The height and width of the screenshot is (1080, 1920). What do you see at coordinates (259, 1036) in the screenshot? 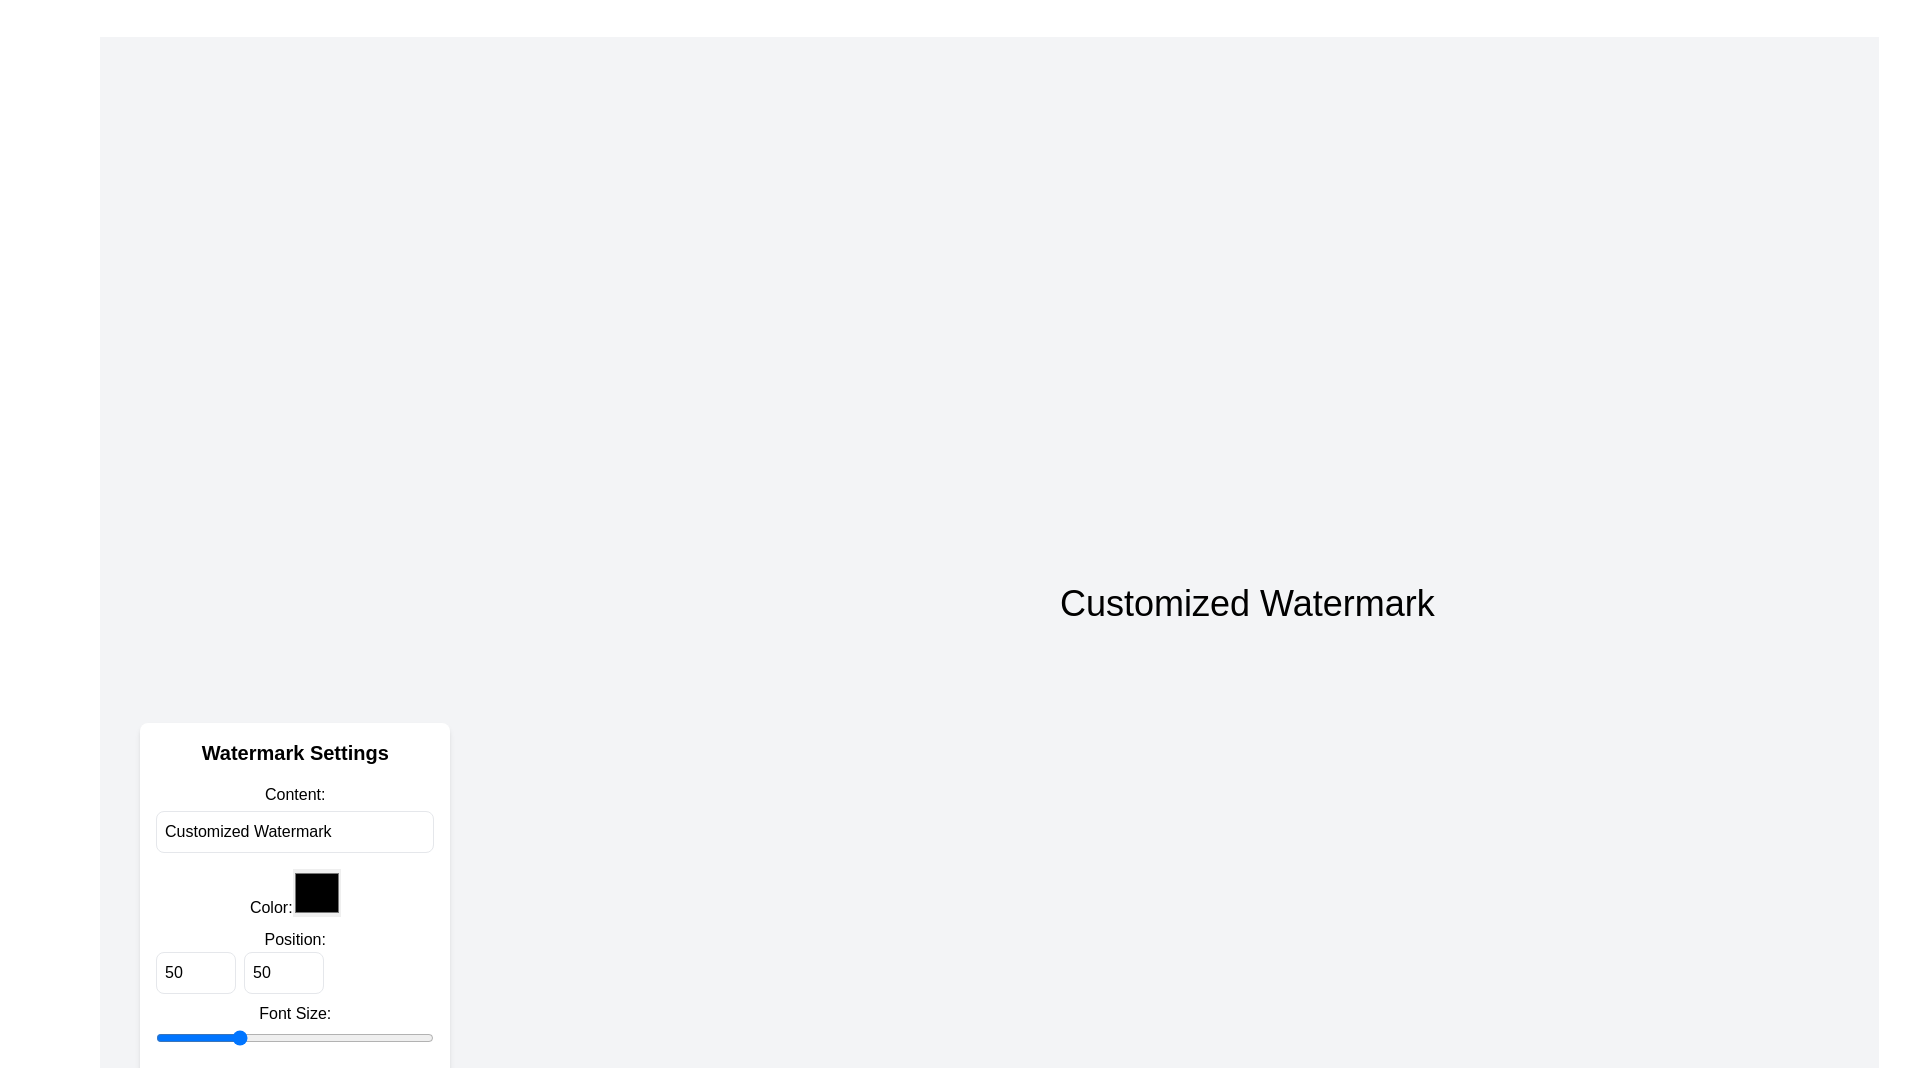
I see `the font size` at bounding box center [259, 1036].